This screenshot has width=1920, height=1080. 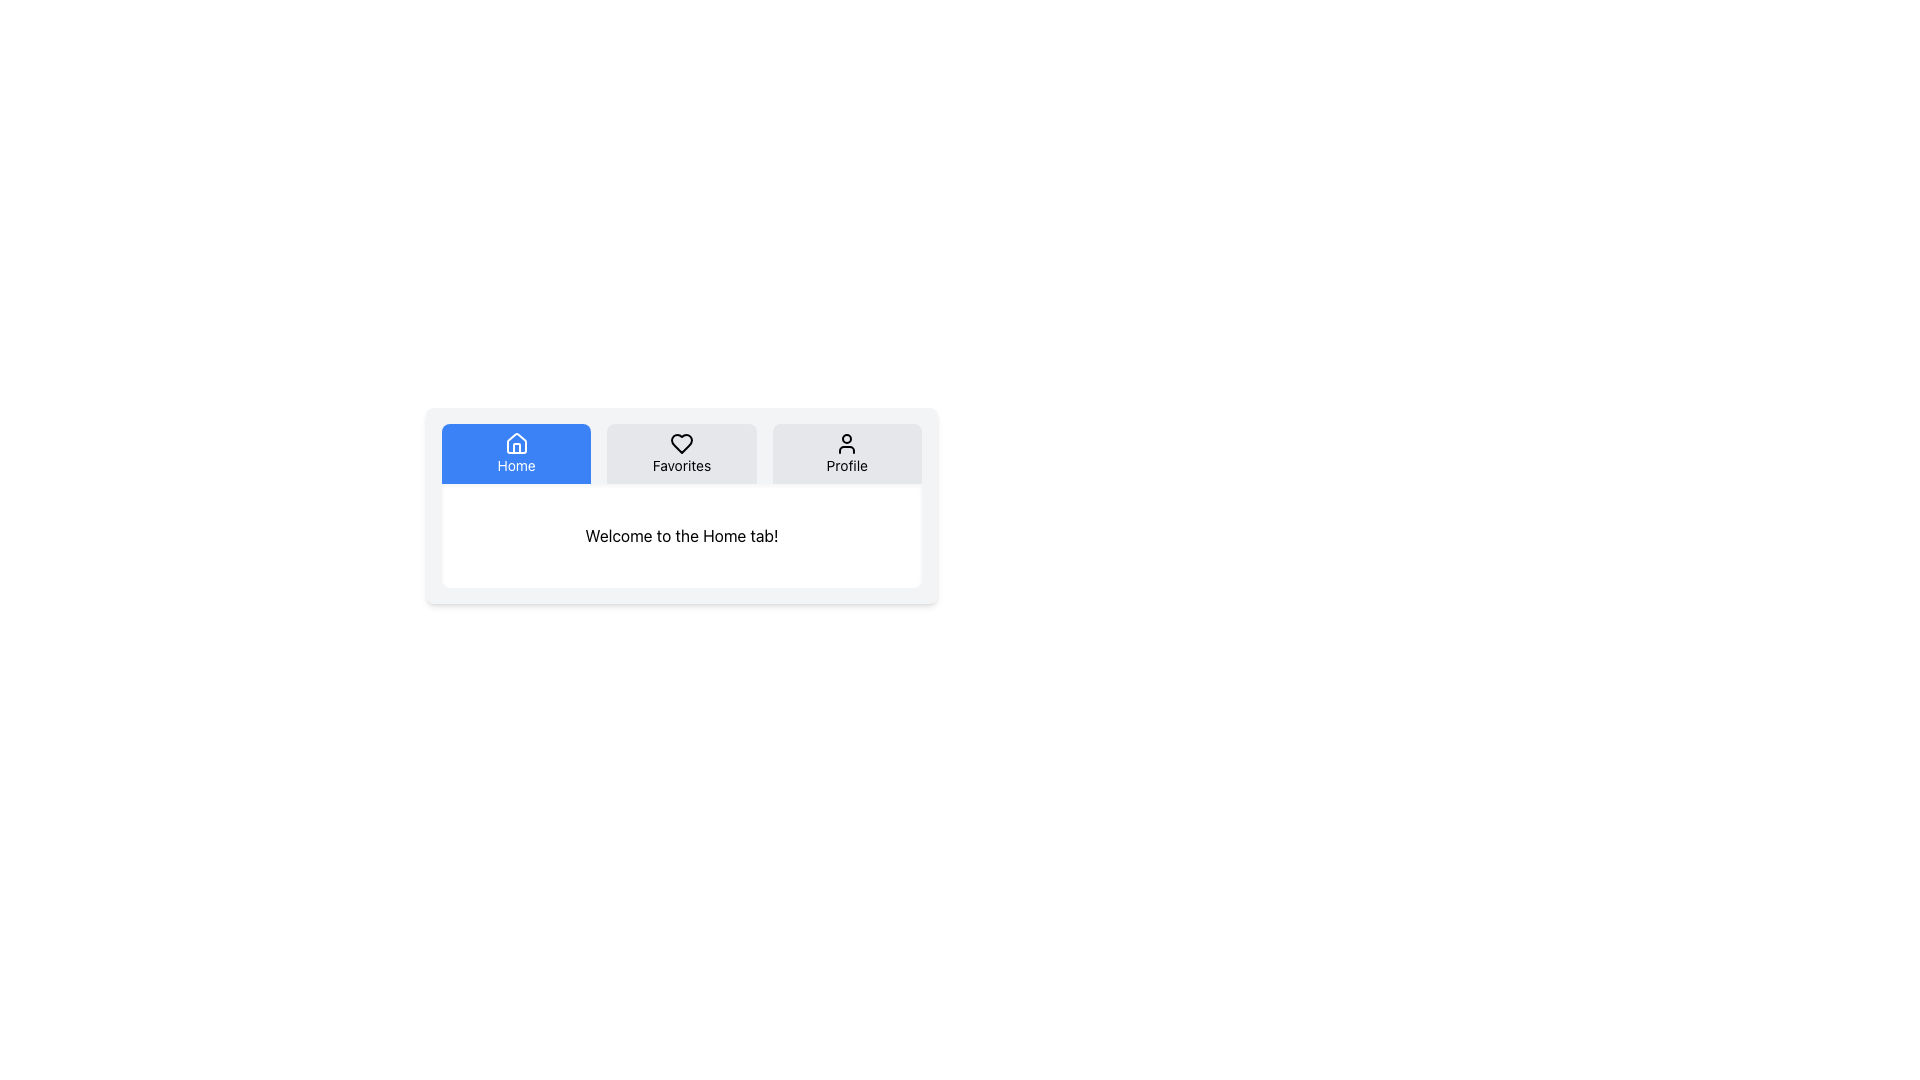 What do you see at coordinates (681, 454) in the screenshot?
I see `the 'Favorites' navigation tab, which is the second item in the horizontal navigation bar` at bounding box center [681, 454].